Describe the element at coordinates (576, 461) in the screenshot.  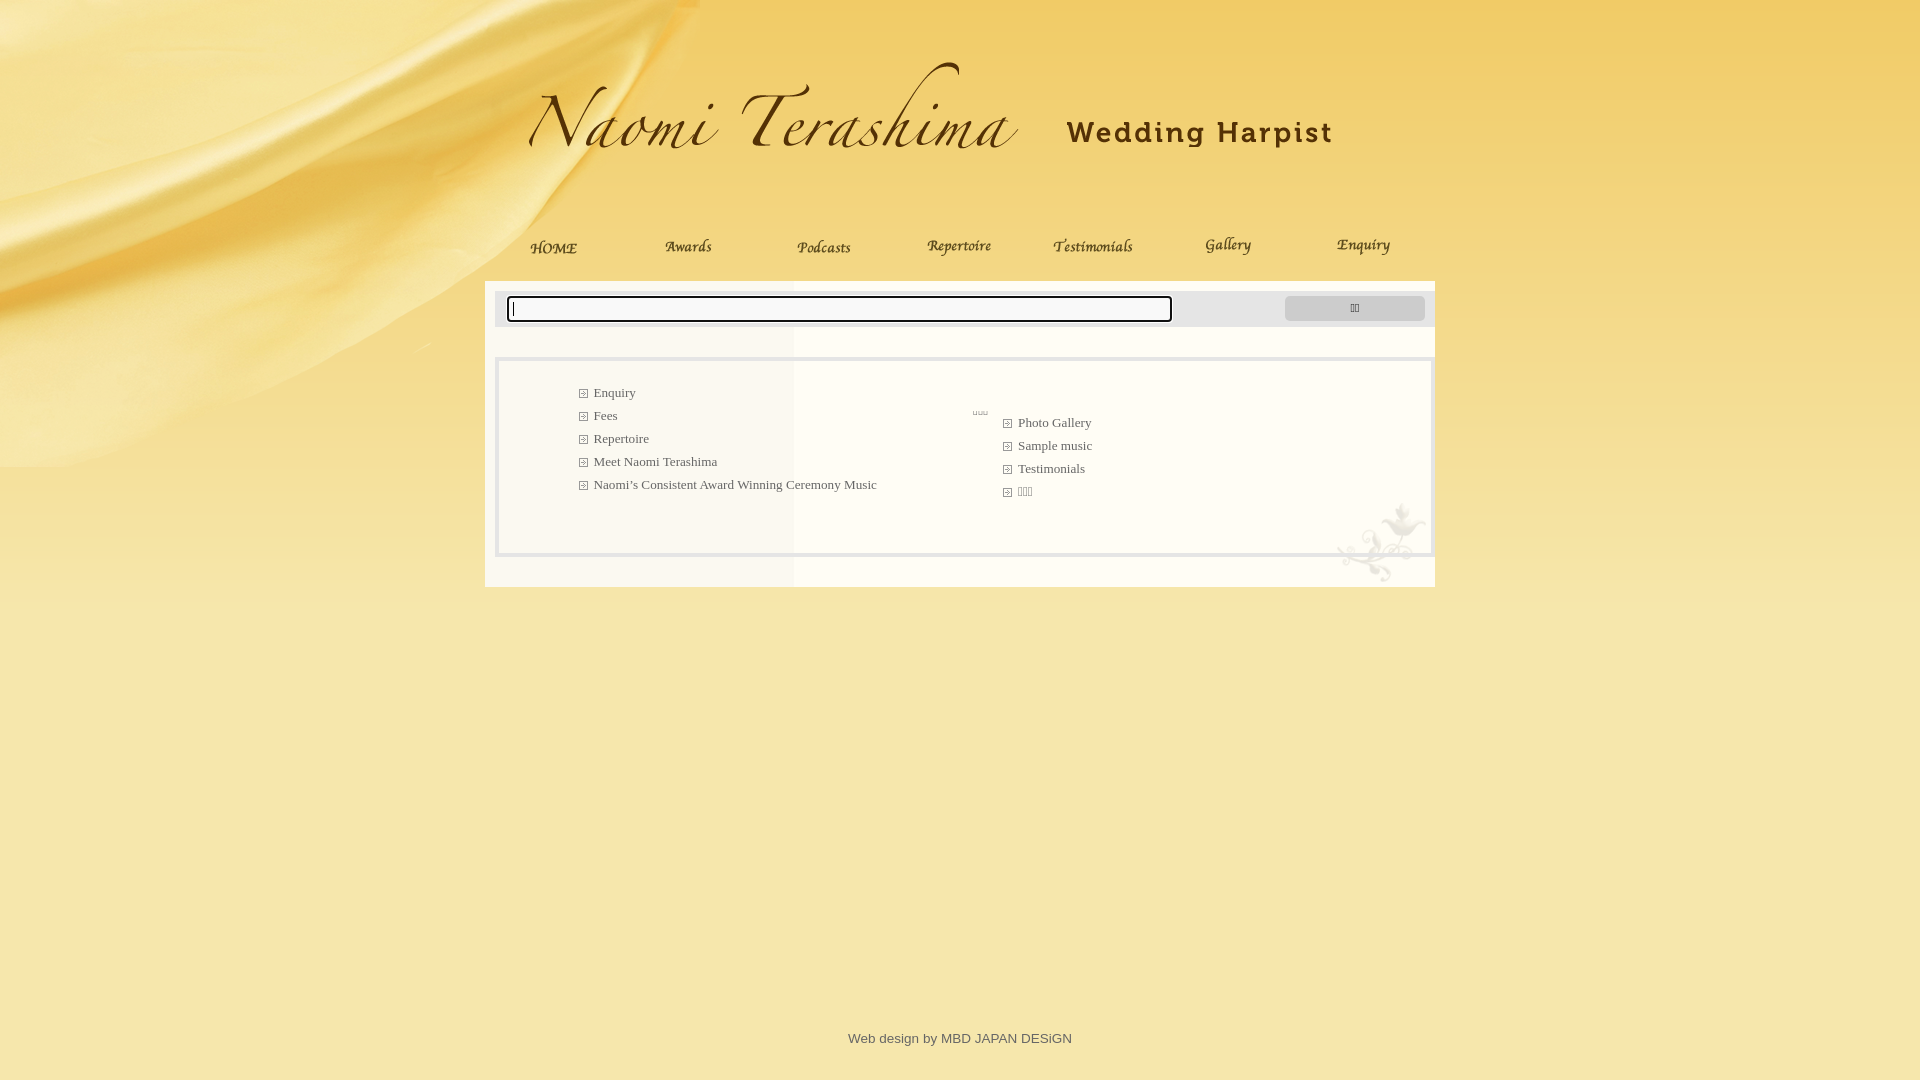
I see `'Meet Naomi Terashima'` at that location.